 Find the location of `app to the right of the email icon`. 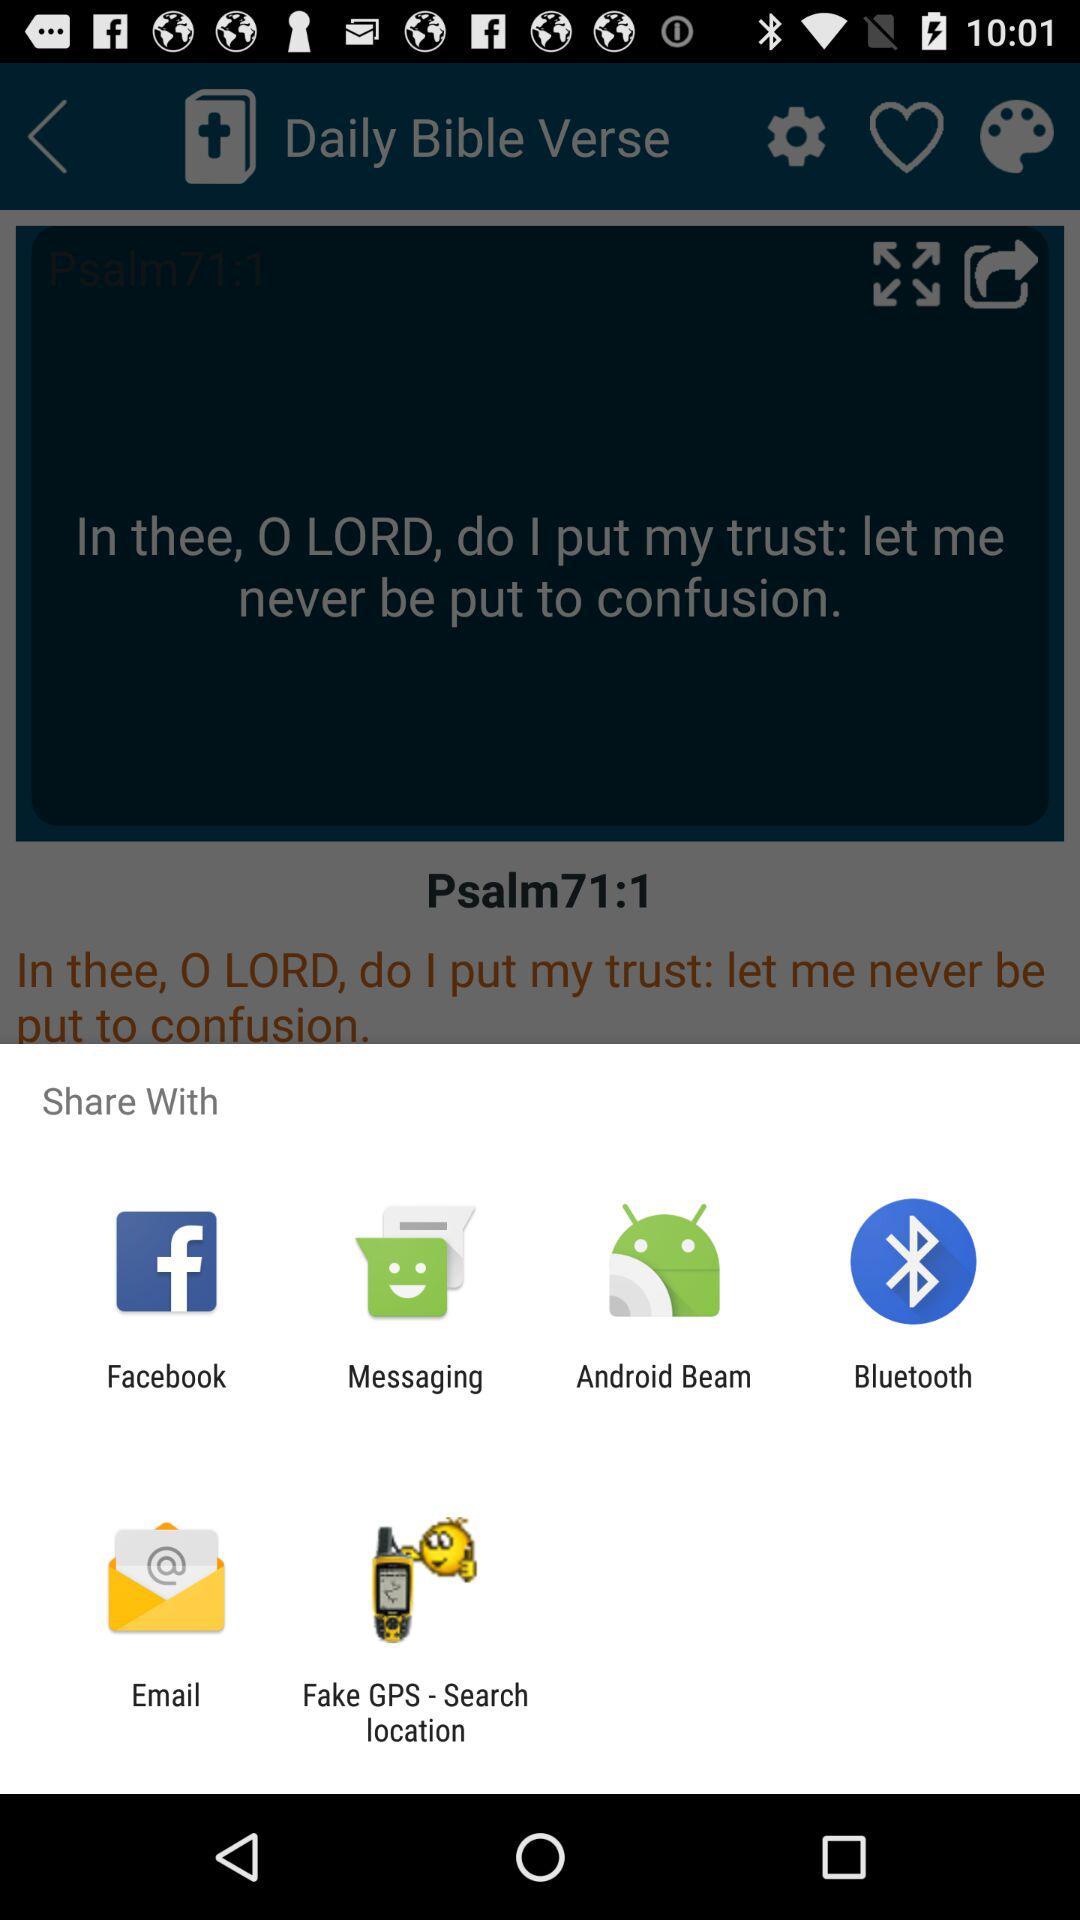

app to the right of the email icon is located at coordinates (414, 1711).